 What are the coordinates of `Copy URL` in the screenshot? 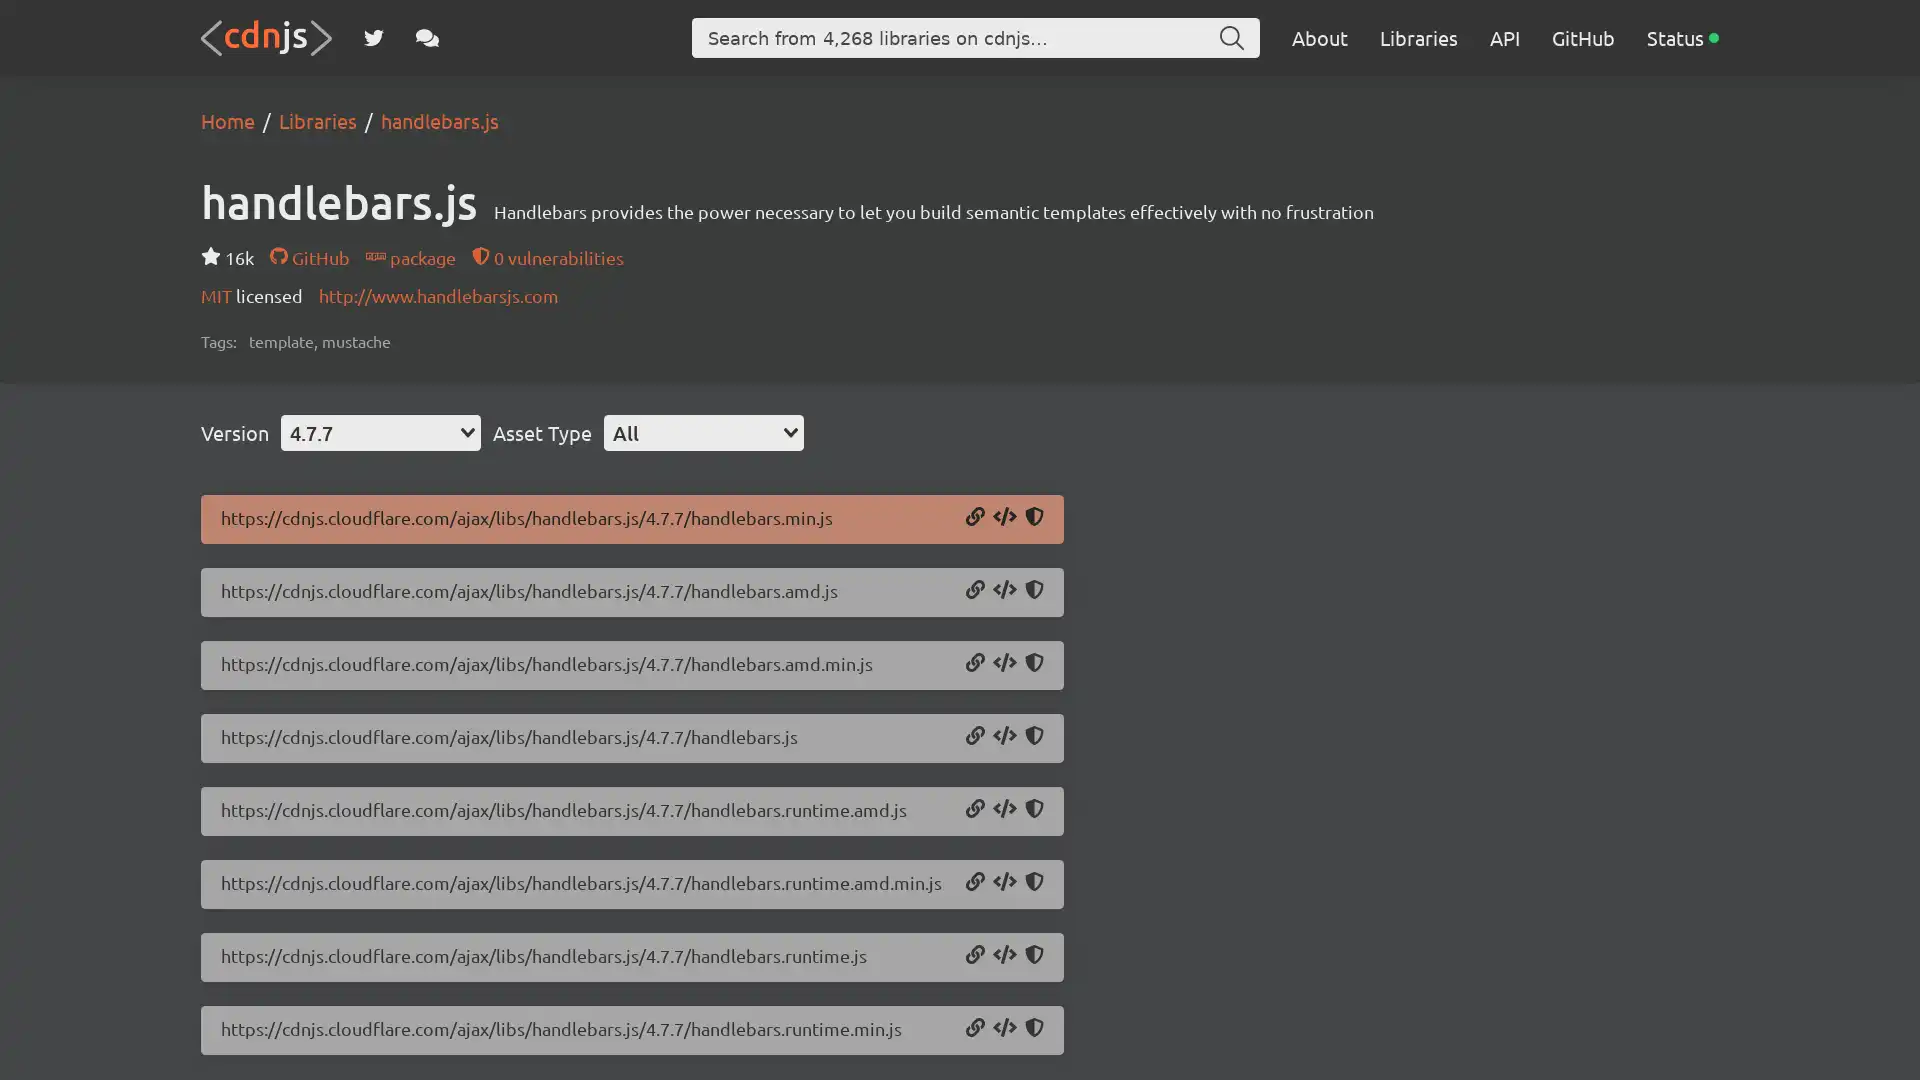 It's located at (975, 737).